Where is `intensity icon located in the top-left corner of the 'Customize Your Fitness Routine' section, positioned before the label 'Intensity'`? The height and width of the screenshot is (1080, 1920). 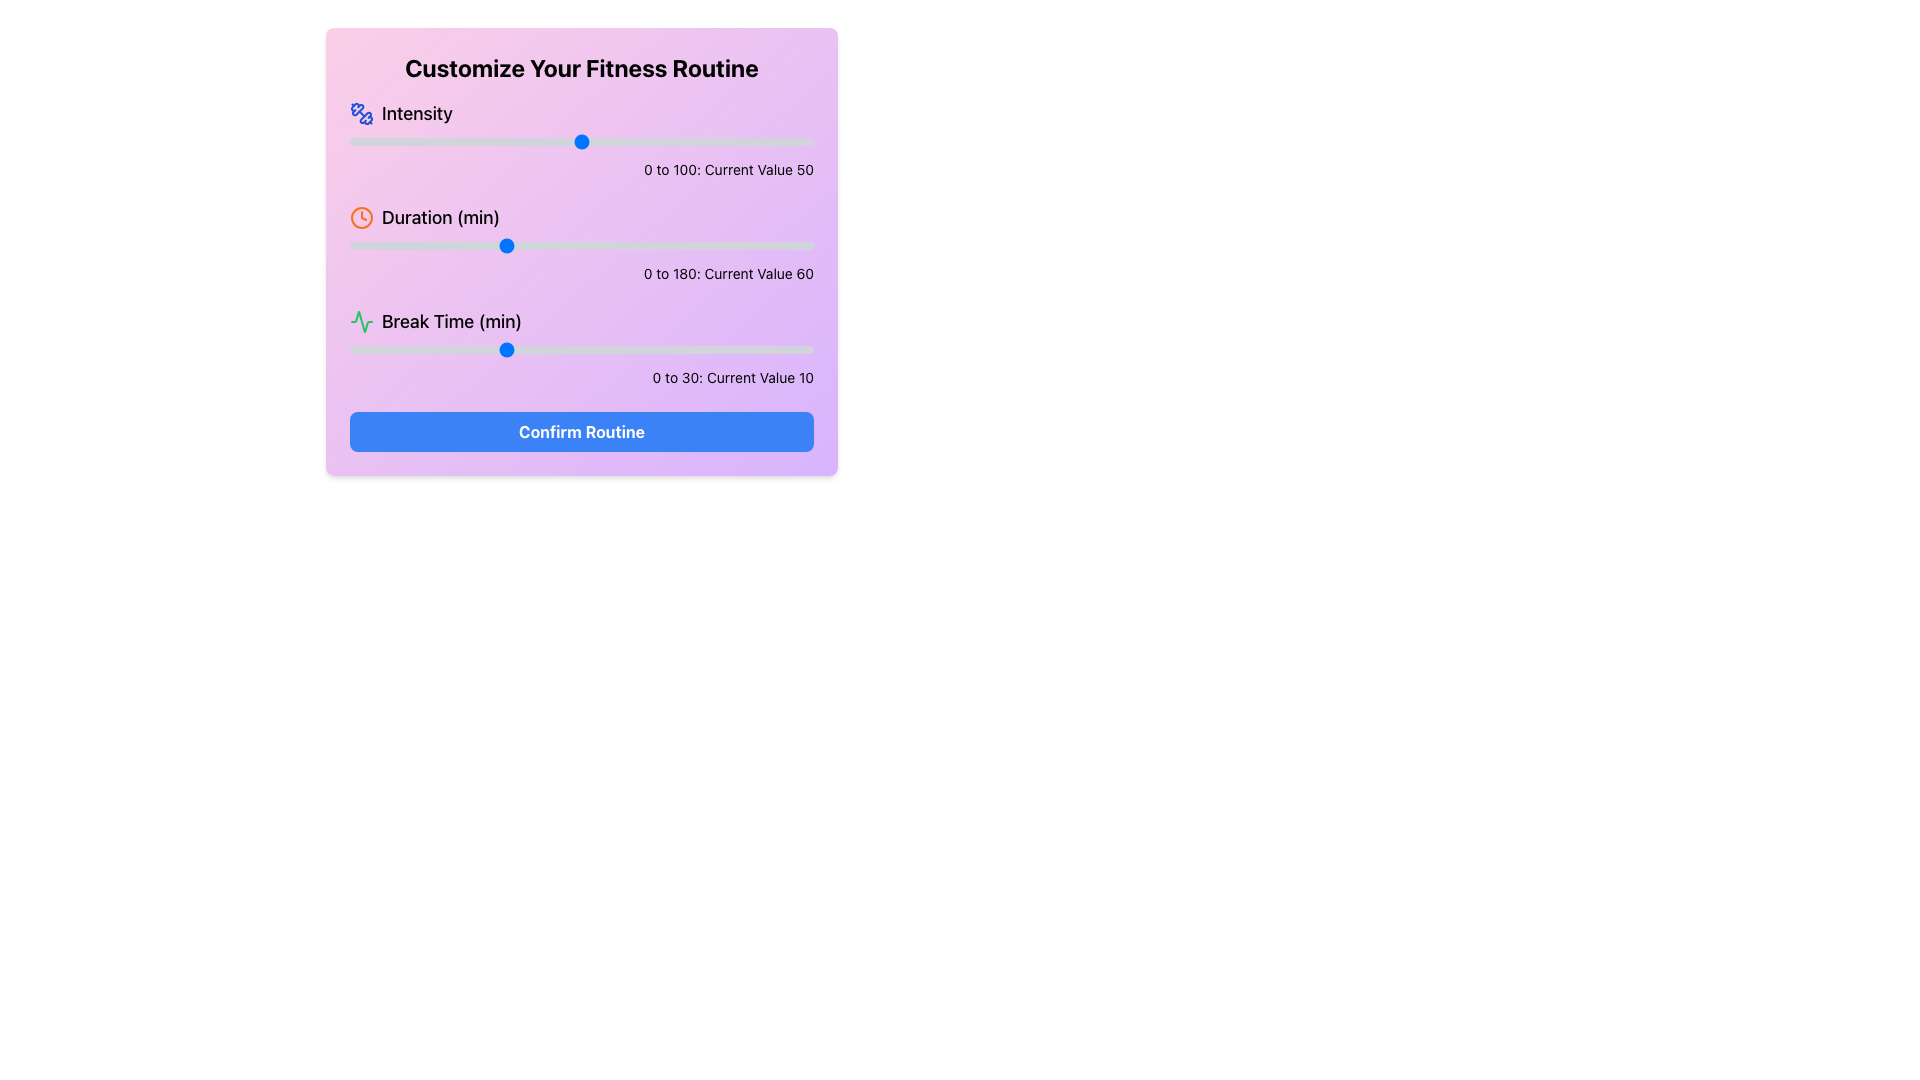
intensity icon located in the top-left corner of the 'Customize Your Fitness Routine' section, positioned before the label 'Intensity' is located at coordinates (361, 114).